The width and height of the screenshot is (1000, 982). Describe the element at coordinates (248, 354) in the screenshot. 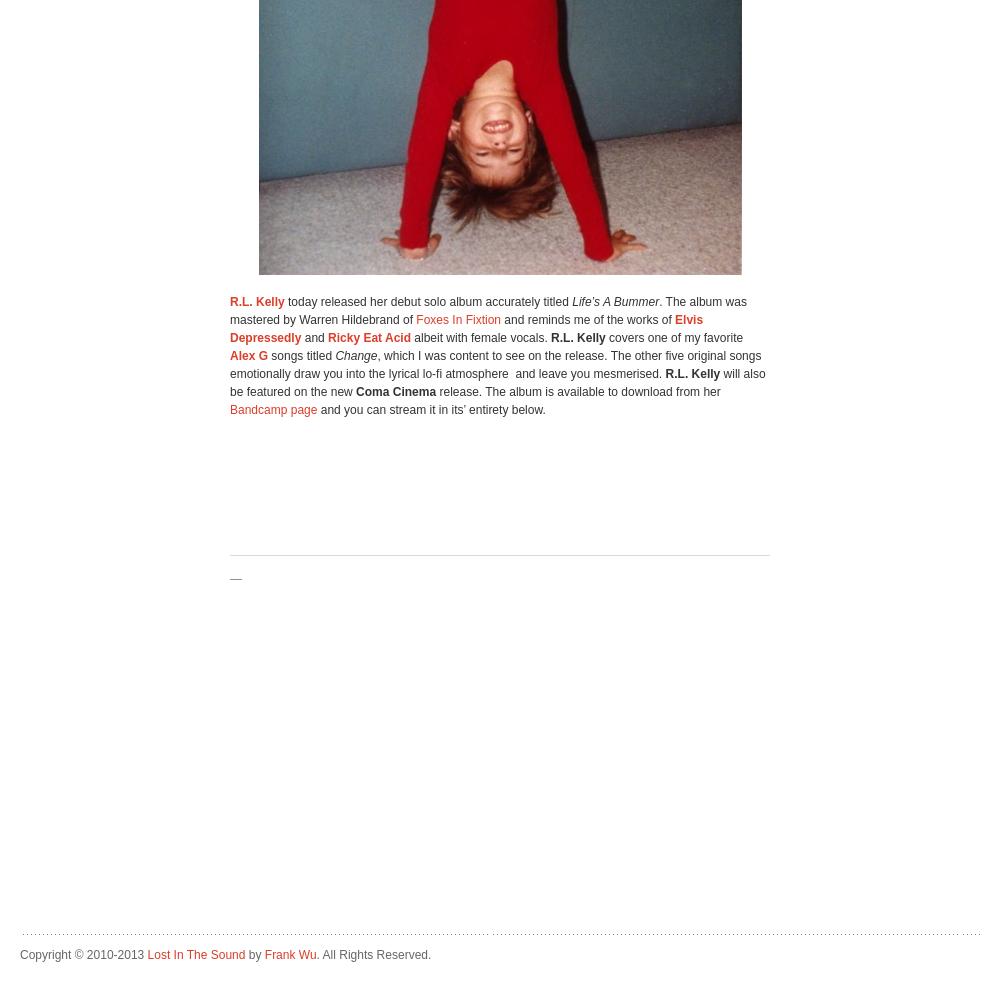

I see `'Alex G'` at that location.